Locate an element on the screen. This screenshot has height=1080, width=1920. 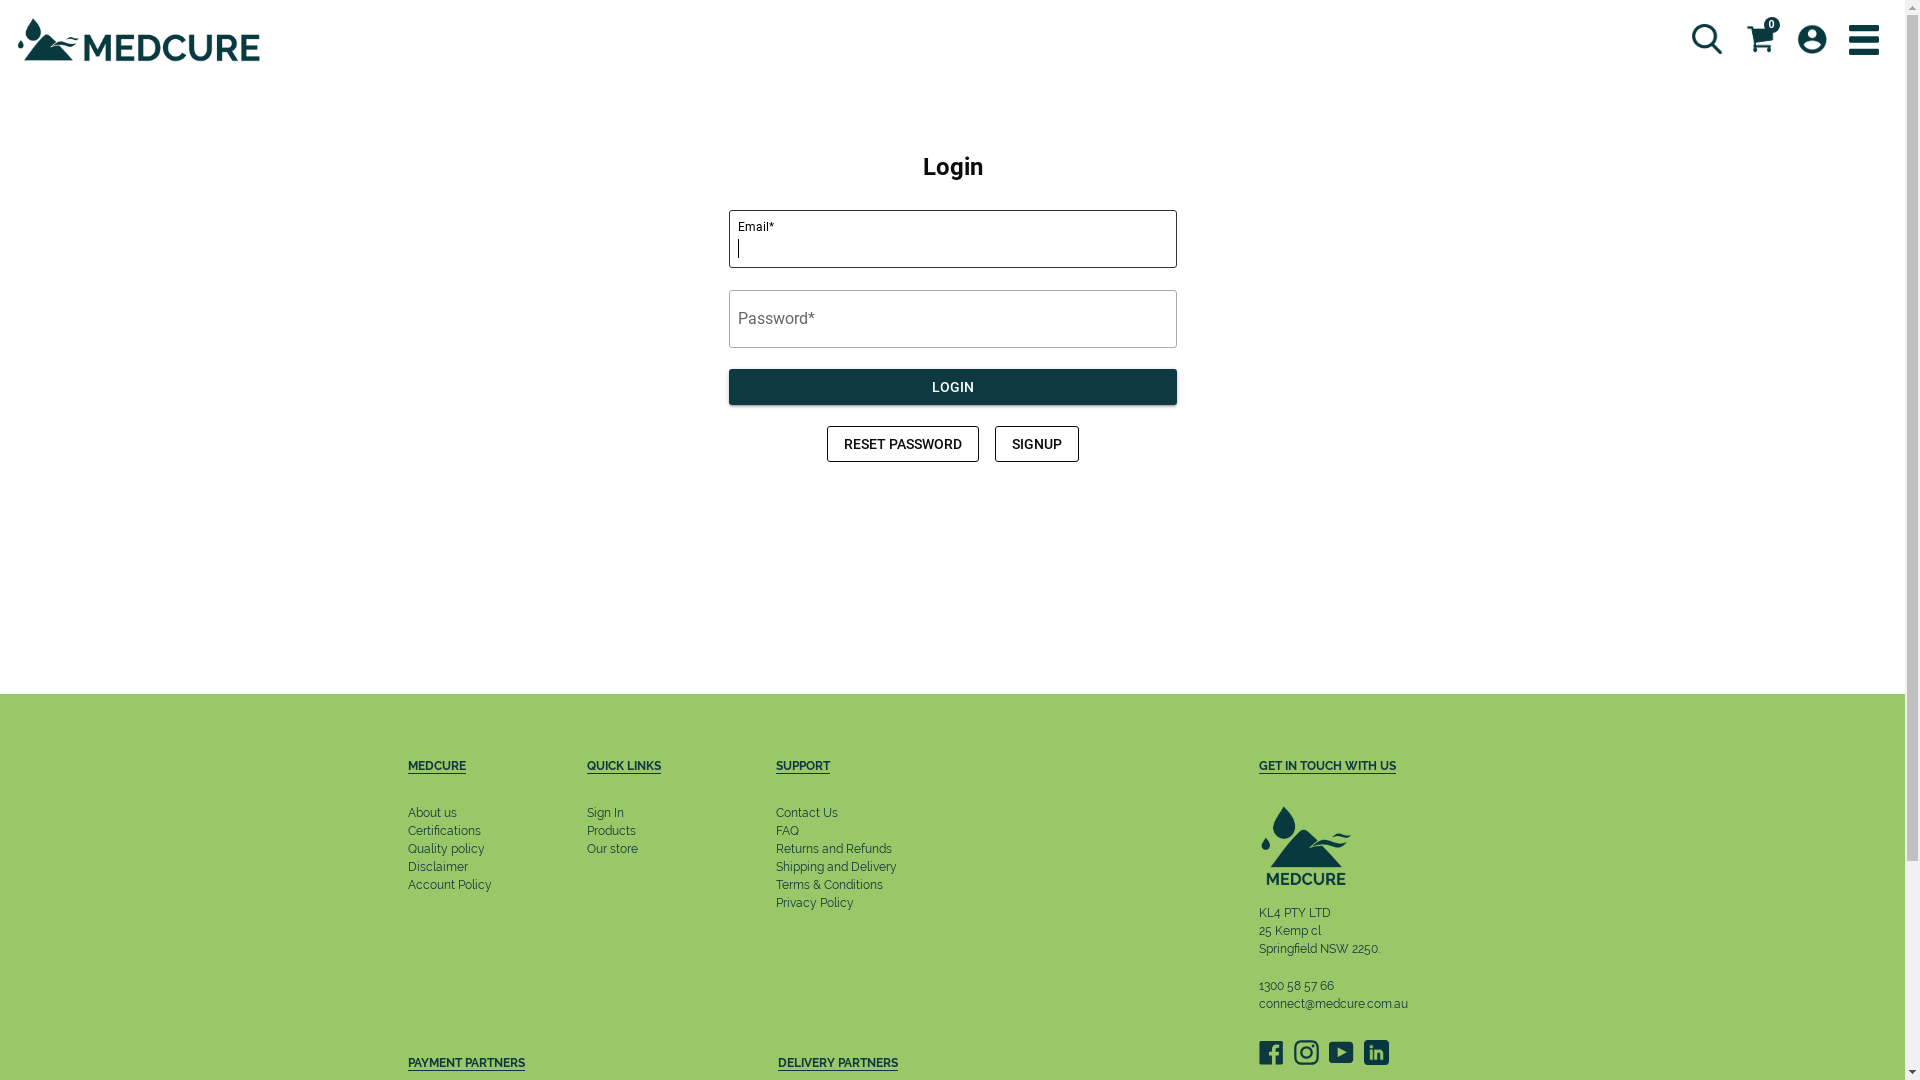
'Returns and Refunds' is located at coordinates (775, 848).